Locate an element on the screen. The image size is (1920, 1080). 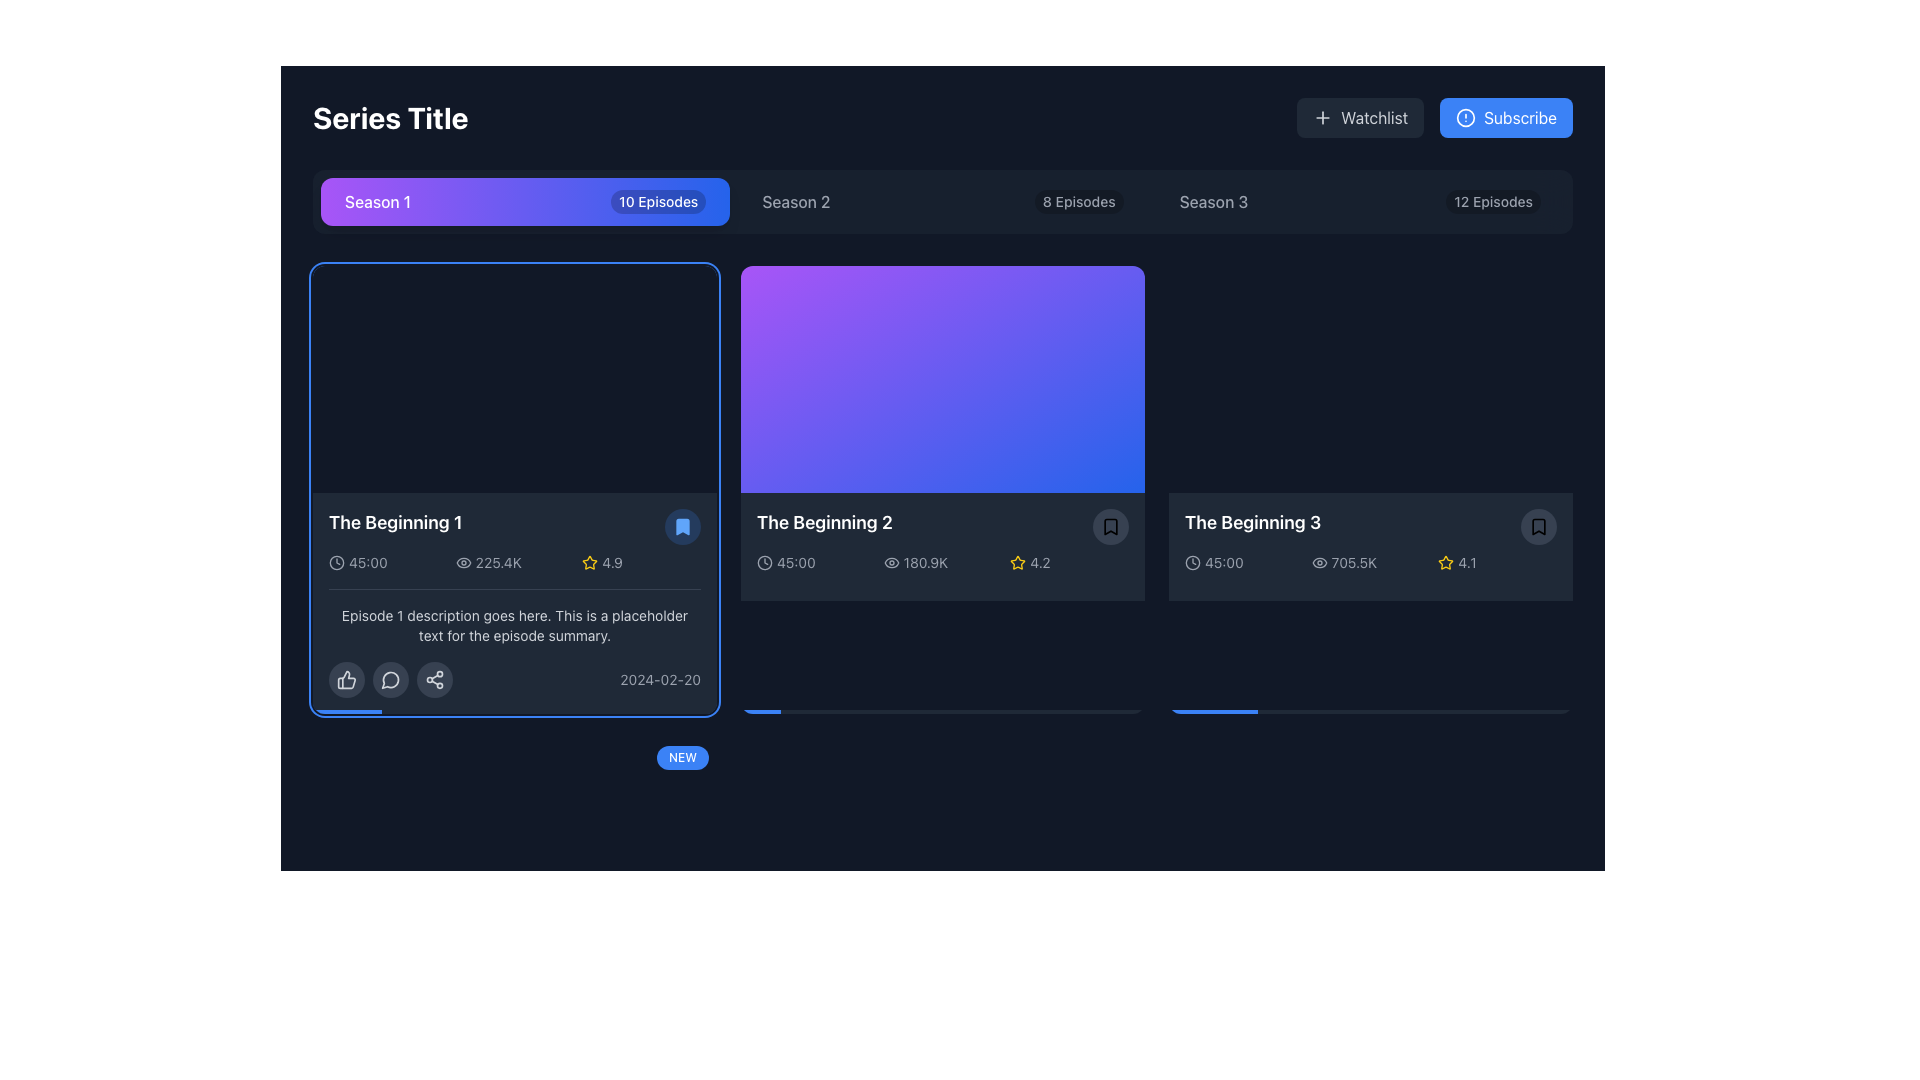
time duration ('45:00'), viewer count ('225.4K'), and rating ('4.9') from the informational group located in the leftmost card of 'The Beginning 1' series overview section is located at coordinates (514, 563).